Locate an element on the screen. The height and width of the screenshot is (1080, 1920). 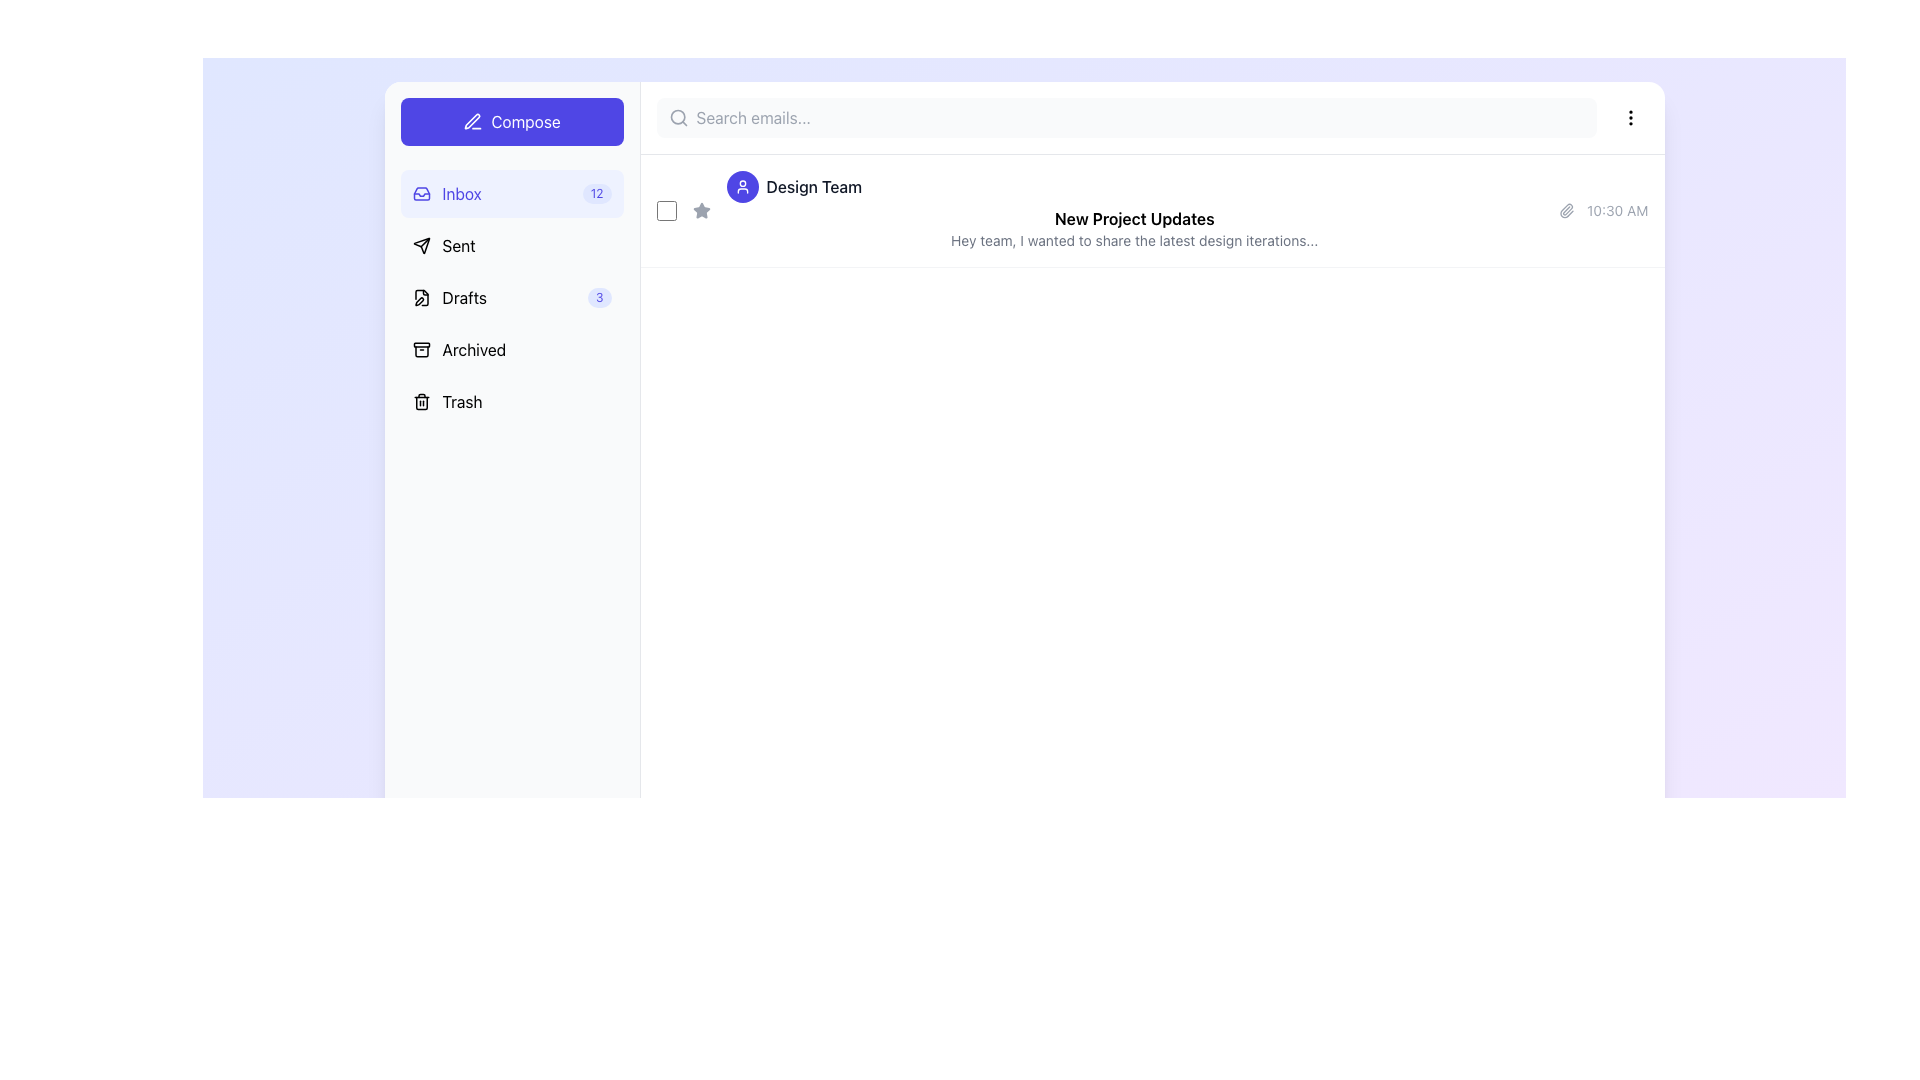
the text-based content area that features the 'Design Team' header, 'New Project Updates' title, and additional details about design iterations is located at coordinates (1134, 211).